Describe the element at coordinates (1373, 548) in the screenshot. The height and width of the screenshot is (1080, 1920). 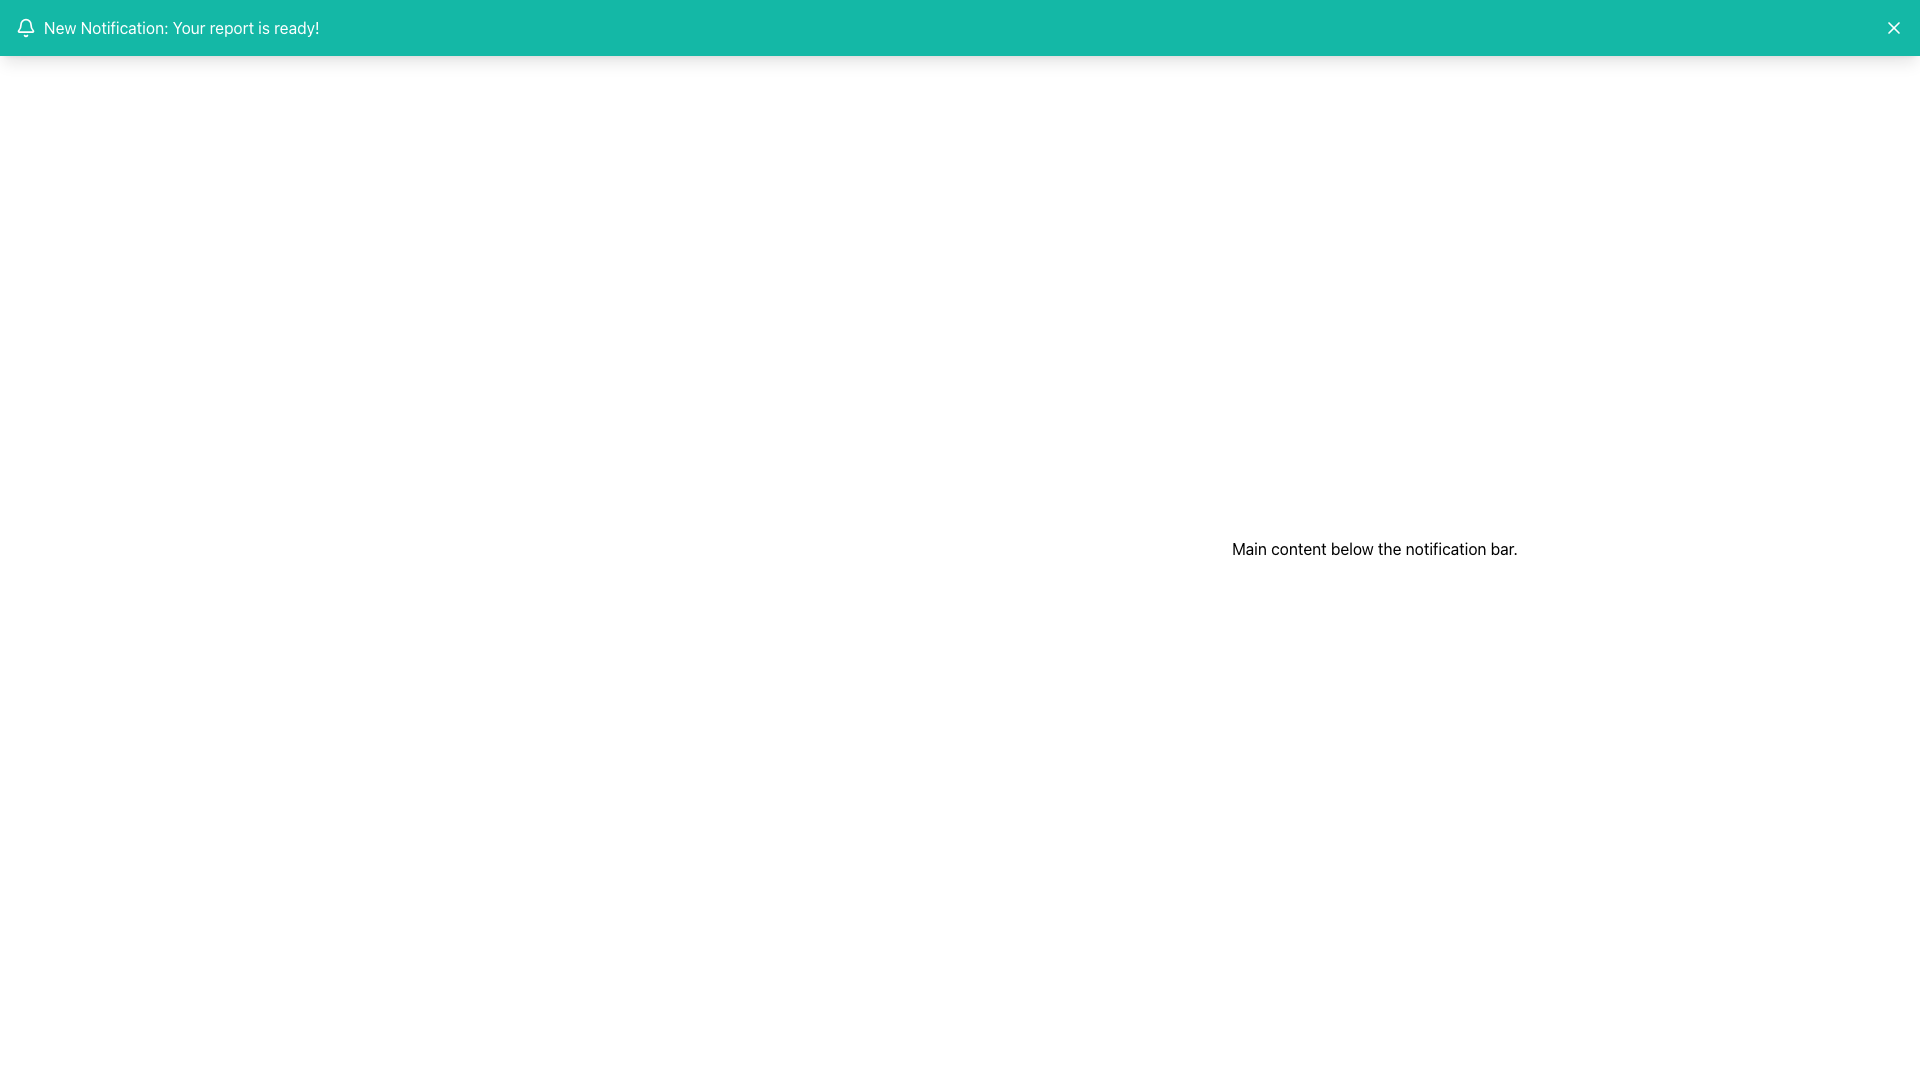
I see `text displayed as 'Main content below the notification bar.' located beneath the notification bar and horizontally centered within the interface` at that location.